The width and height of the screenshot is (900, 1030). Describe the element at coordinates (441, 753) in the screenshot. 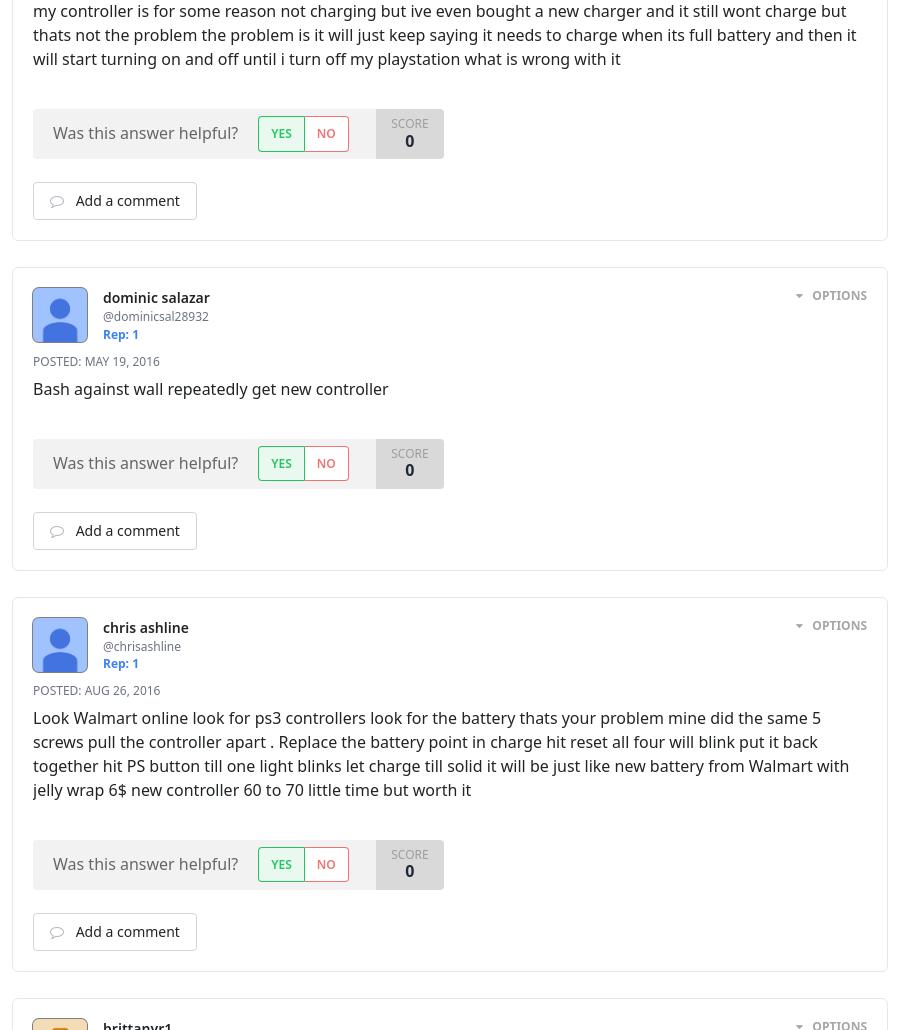

I see `'Look Walmart online look for ps3 controllers look for the battery thats your problem mine did the same 5 screws pull the controller apart . Replace the battery point in charge hit reset all four will blink put it back together hit PS button till one light blinks let charge till solid it will be just like new battery from Walmart with jelly wrap 6$ new controller 60 to 70 little time but worth it'` at that location.